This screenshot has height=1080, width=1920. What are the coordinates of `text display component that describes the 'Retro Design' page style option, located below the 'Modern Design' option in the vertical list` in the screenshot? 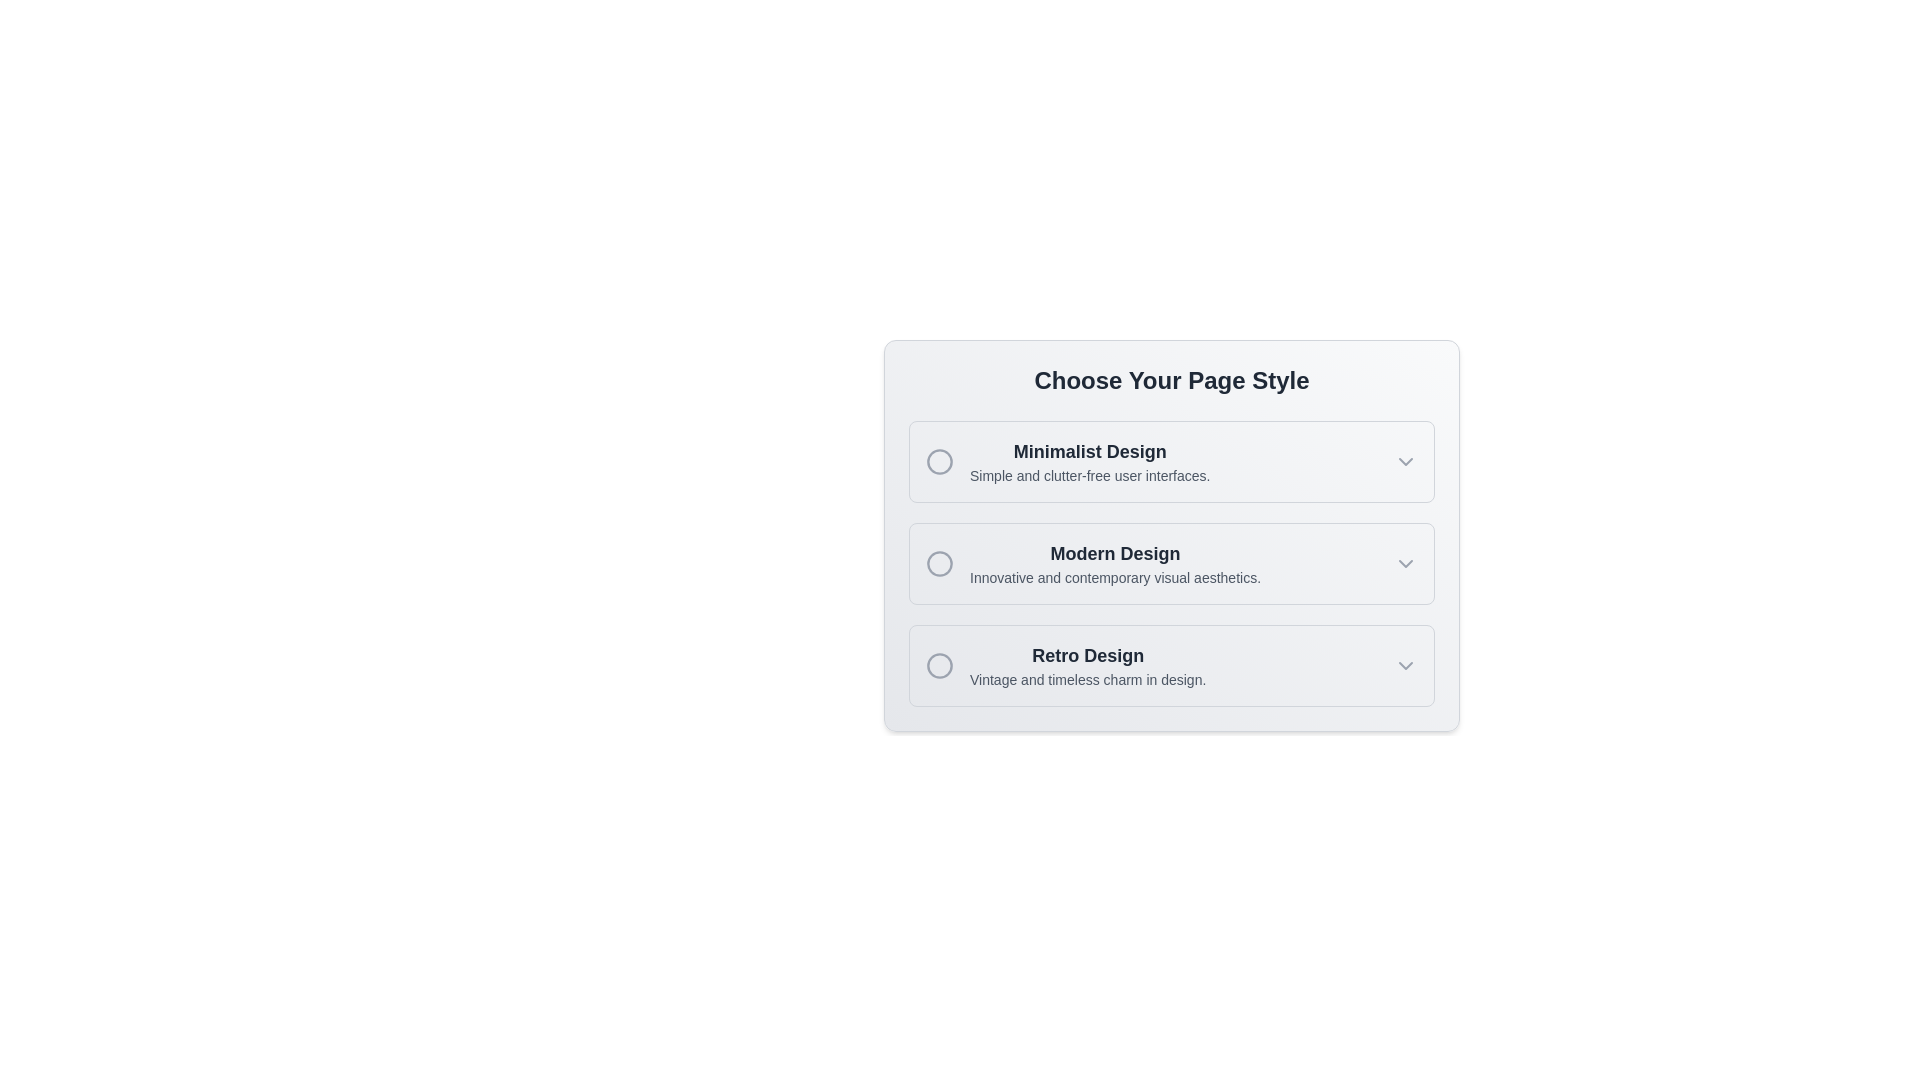 It's located at (1087, 666).